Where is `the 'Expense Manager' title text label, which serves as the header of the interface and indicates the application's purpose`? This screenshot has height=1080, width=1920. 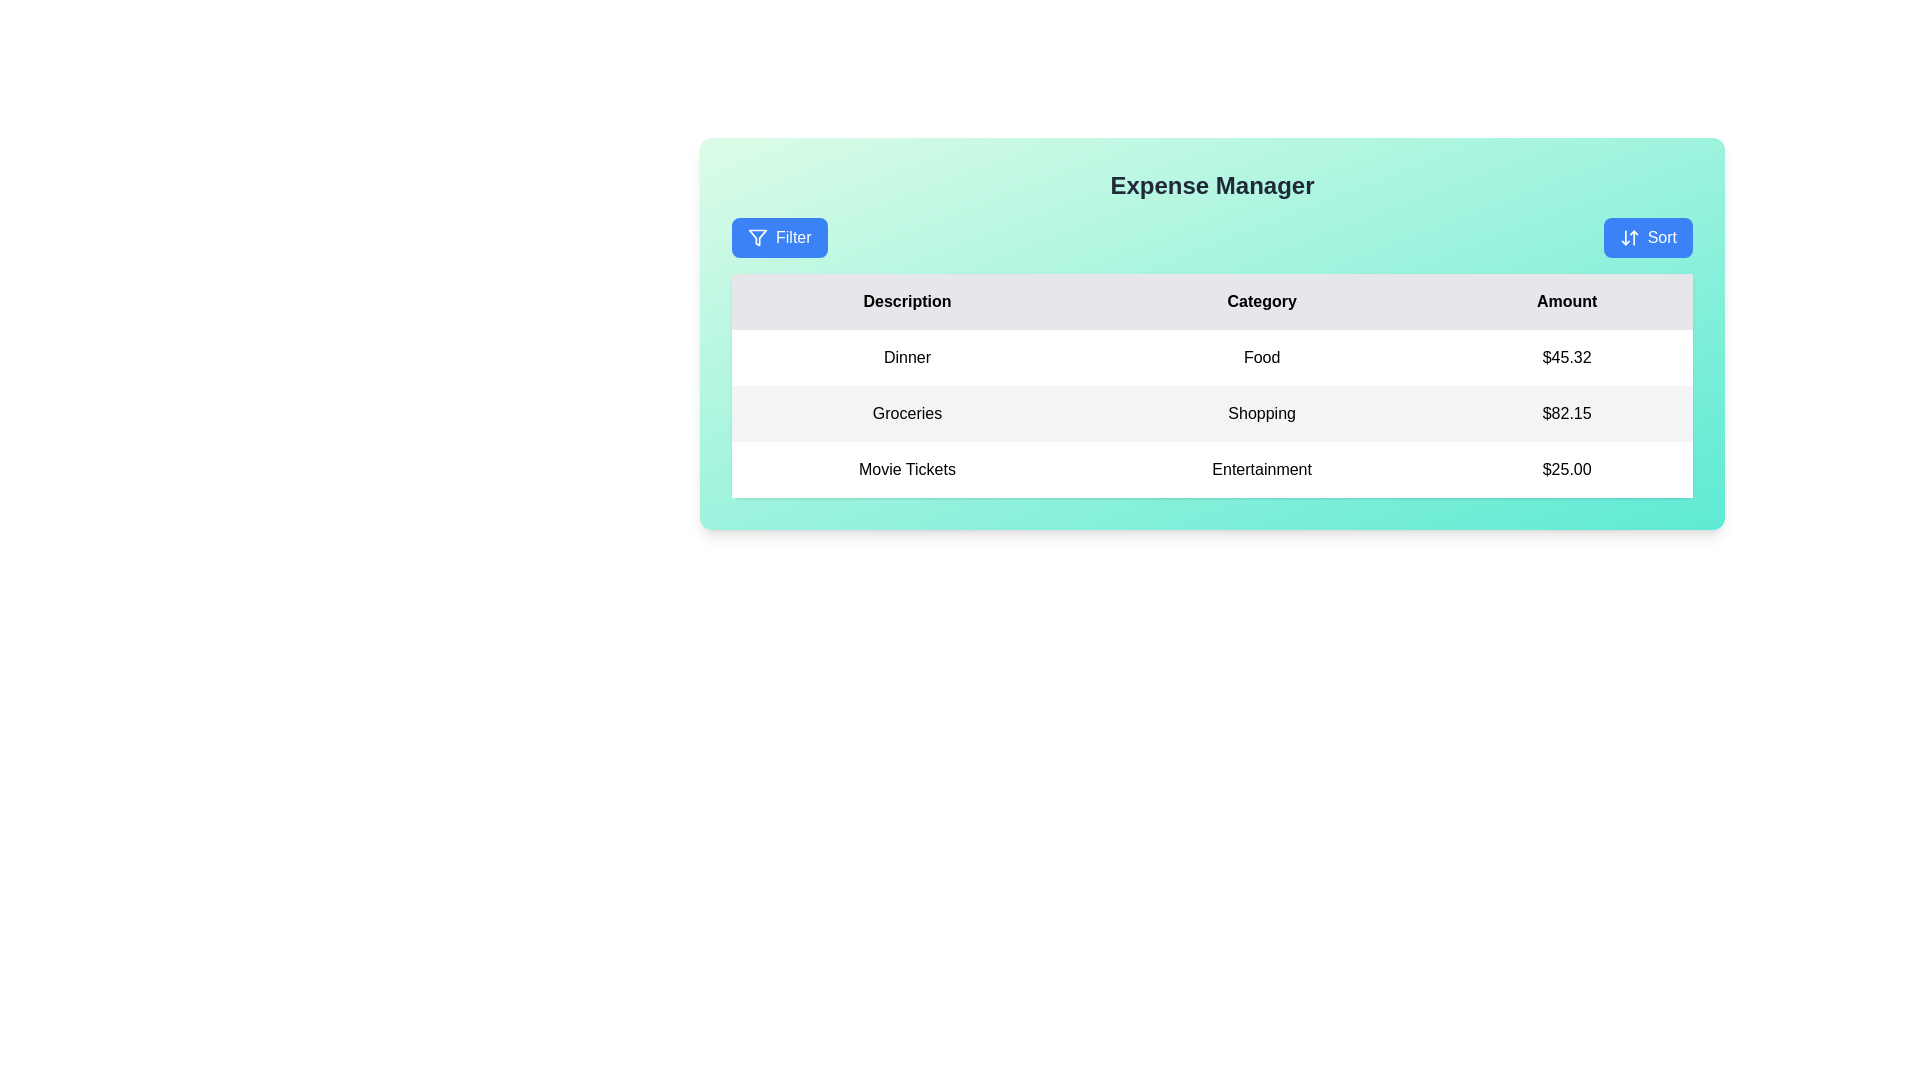
the 'Expense Manager' title text label, which serves as the header of the interface and indicates the application's purpose is located at coordinates (1211, 185).